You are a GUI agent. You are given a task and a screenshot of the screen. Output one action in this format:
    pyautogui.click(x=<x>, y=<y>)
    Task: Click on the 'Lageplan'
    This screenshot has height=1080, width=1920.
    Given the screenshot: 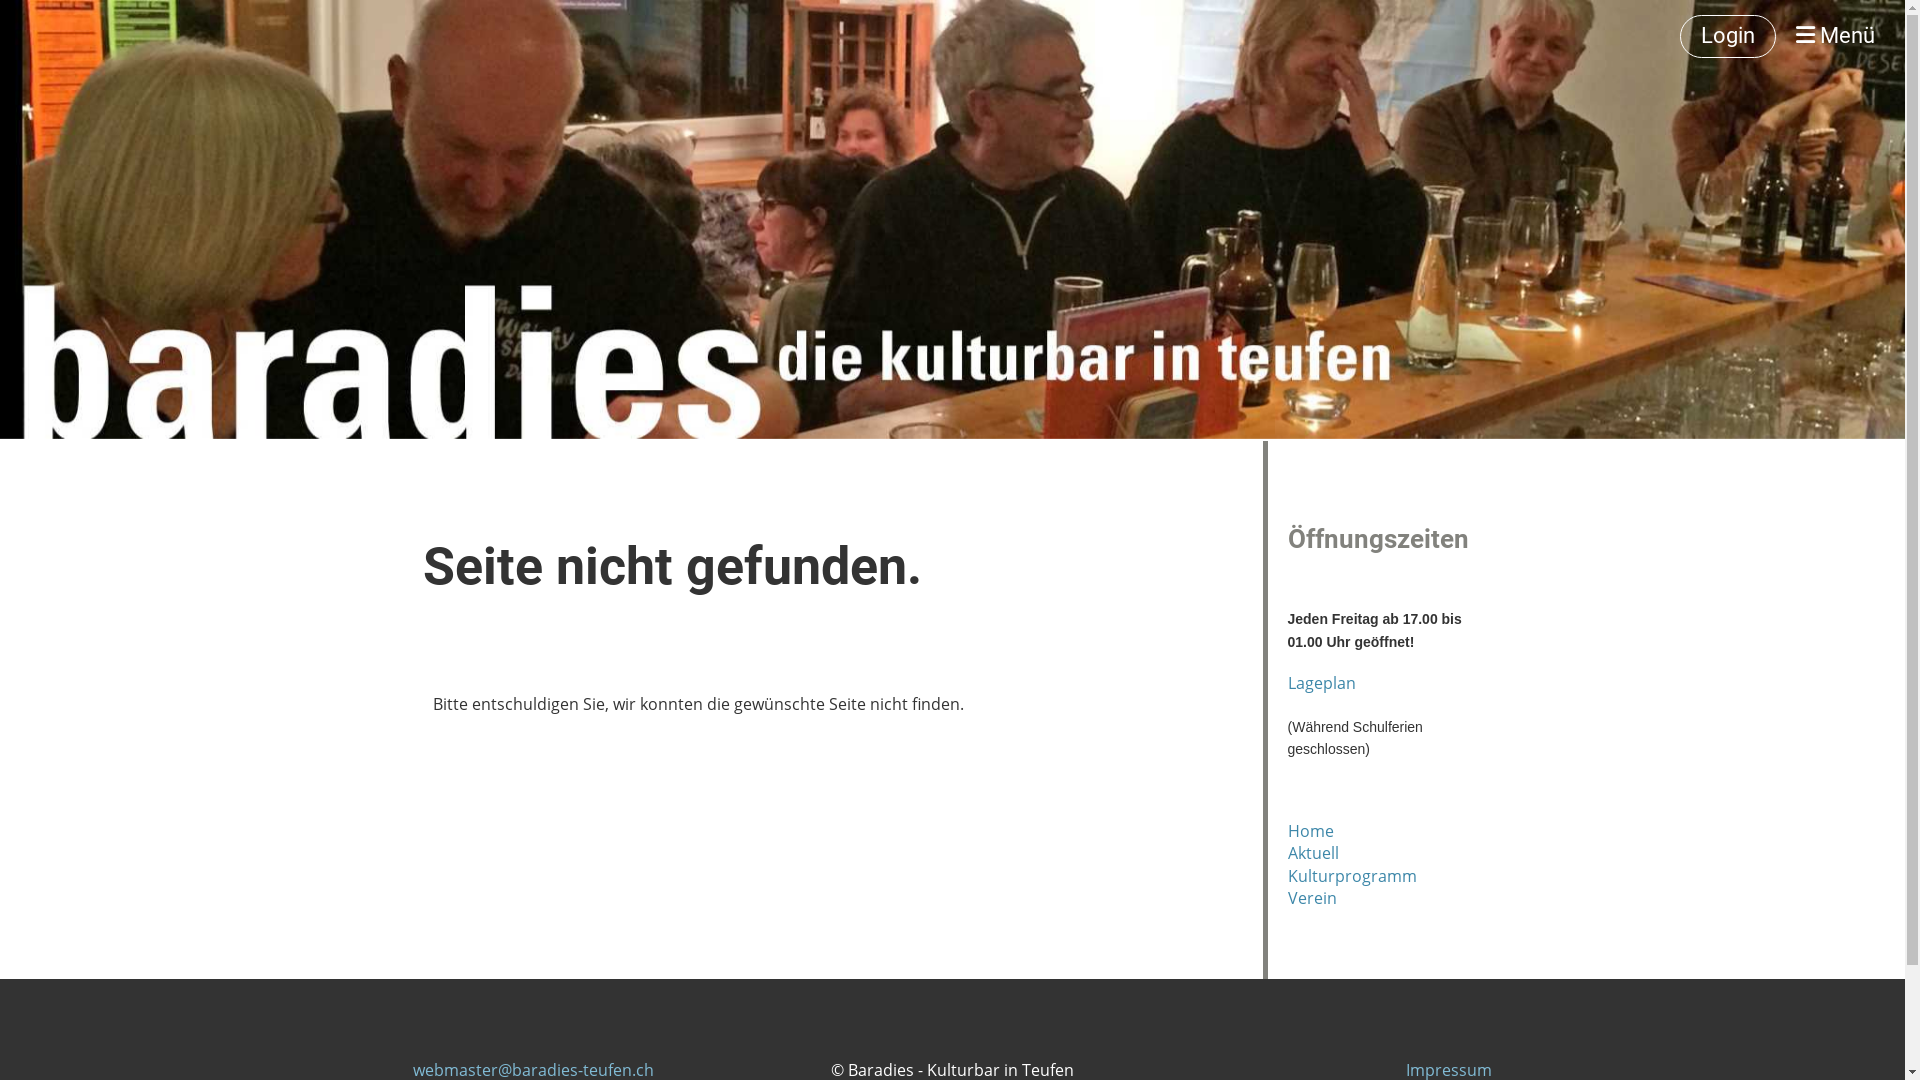 What is the action you would take?
    pyautogui.click(x=1321, y=681)
    